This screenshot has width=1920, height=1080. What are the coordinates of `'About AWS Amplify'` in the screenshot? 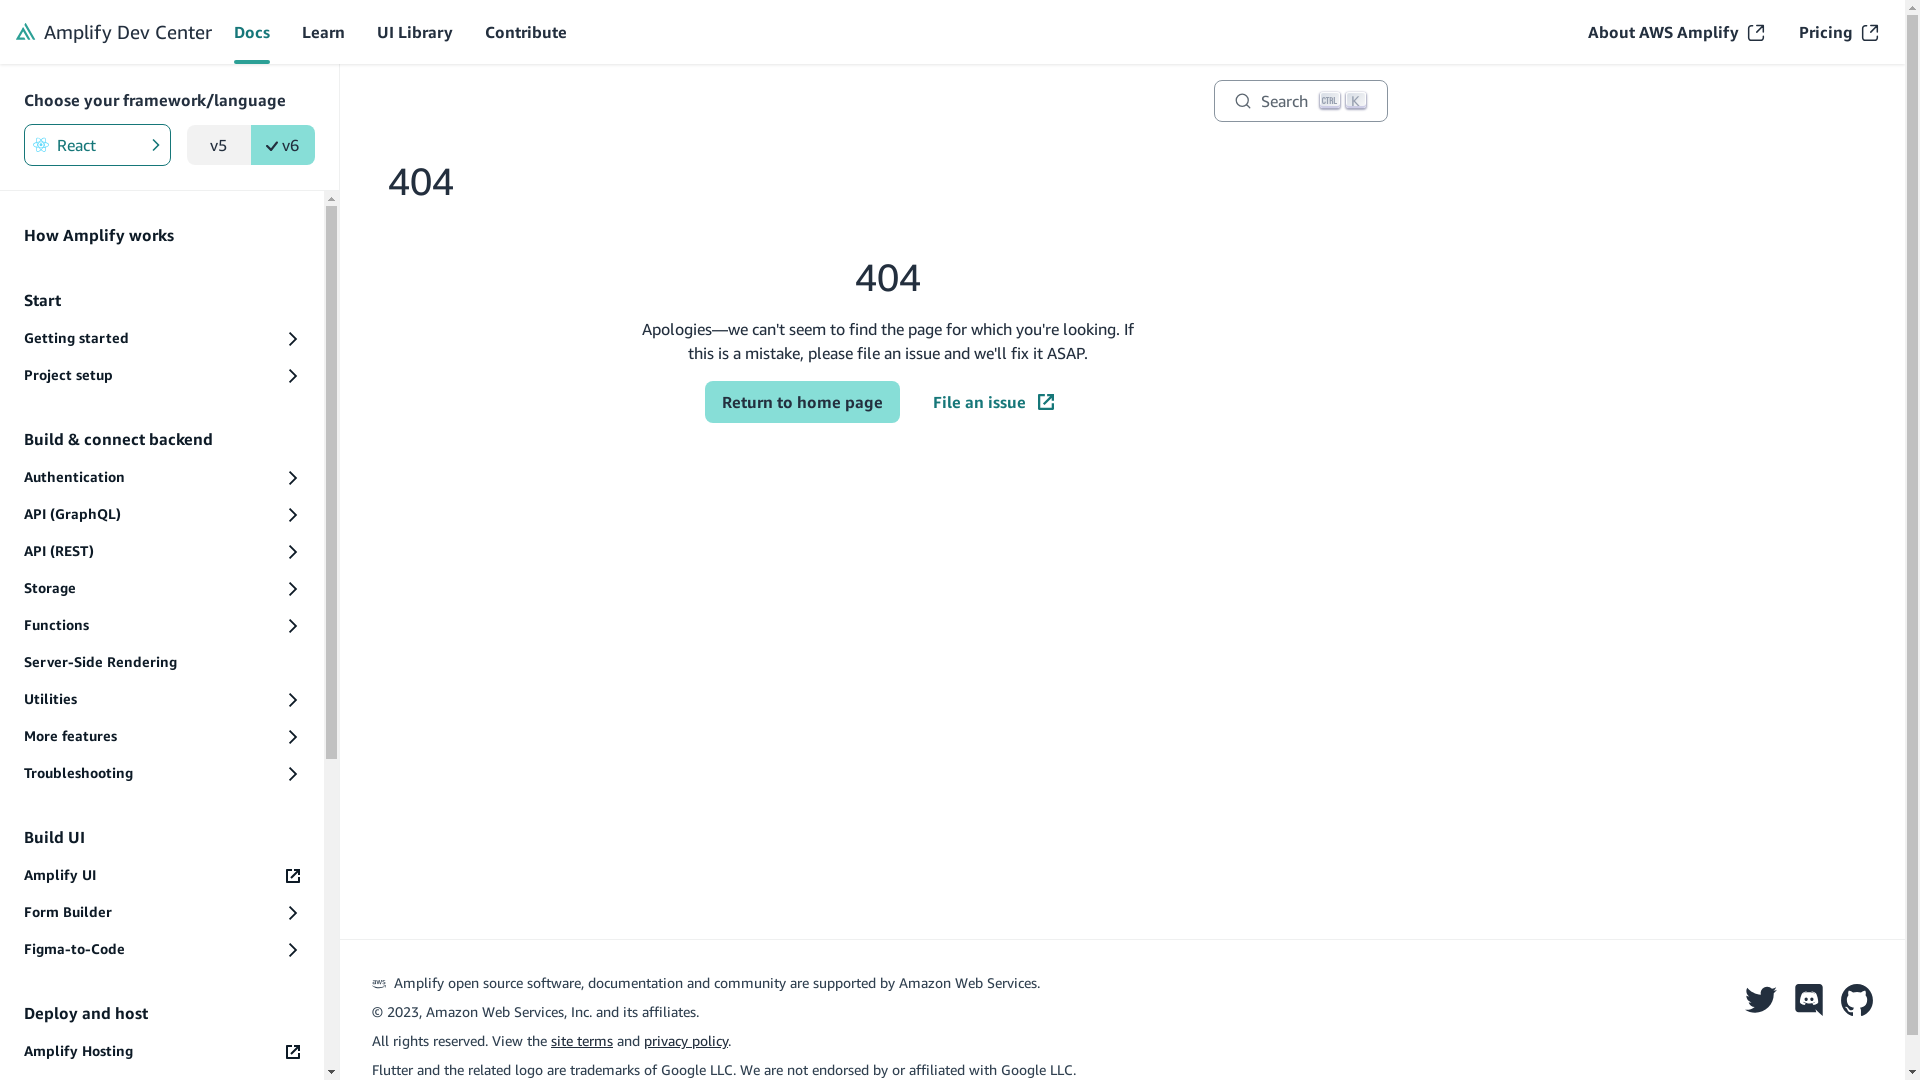 It's located at (1574, 31).